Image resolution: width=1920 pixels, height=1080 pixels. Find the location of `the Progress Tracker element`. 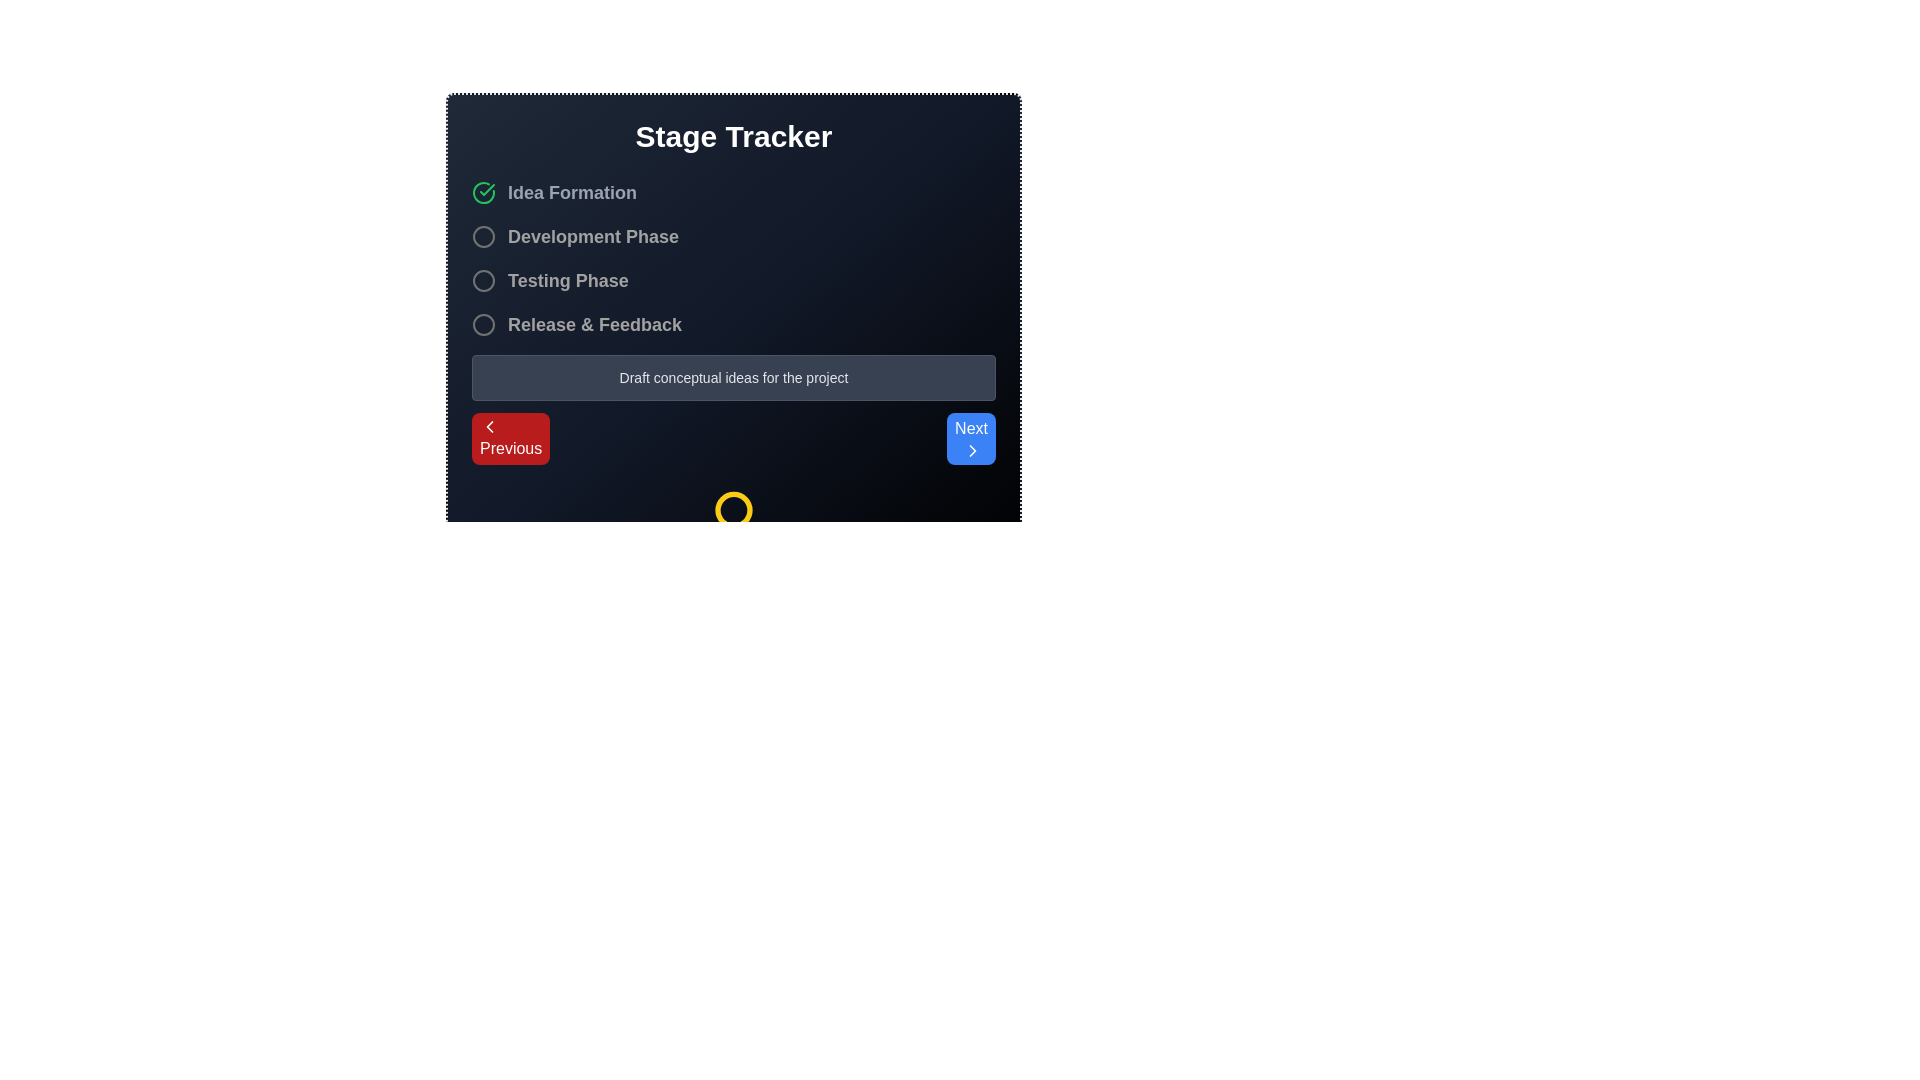

the Progress Tracker element is located at coordinates (733, 257).